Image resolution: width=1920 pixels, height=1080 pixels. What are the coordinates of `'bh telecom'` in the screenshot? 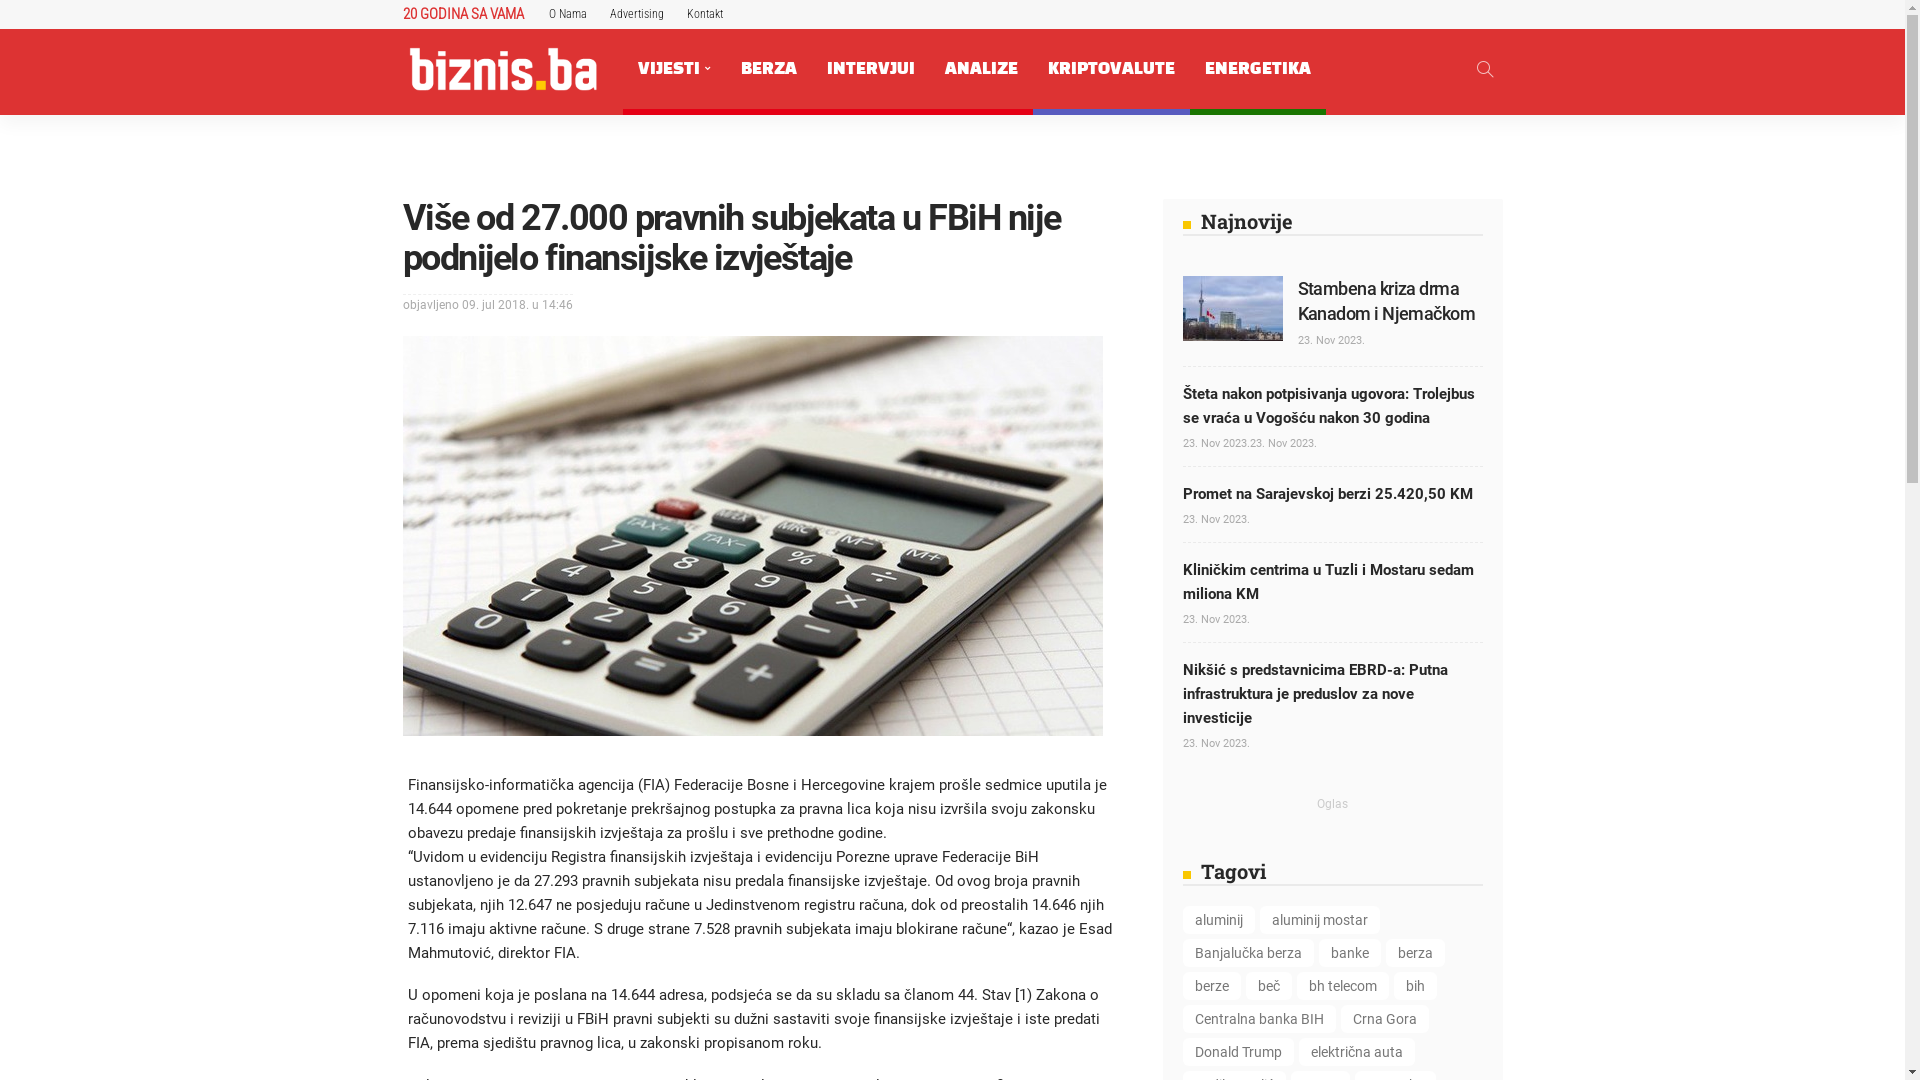 It's located at (1342, 985).